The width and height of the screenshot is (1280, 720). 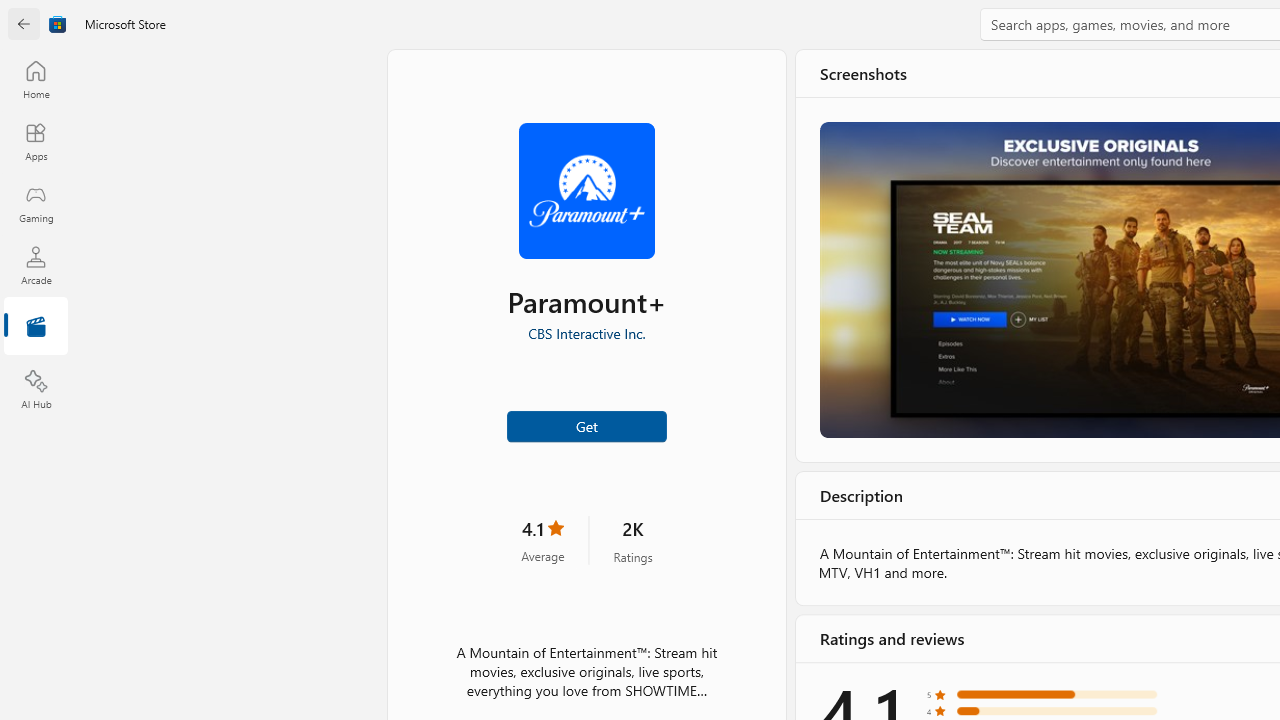 I want to click on 'Apps', so click(x=35, y=140).